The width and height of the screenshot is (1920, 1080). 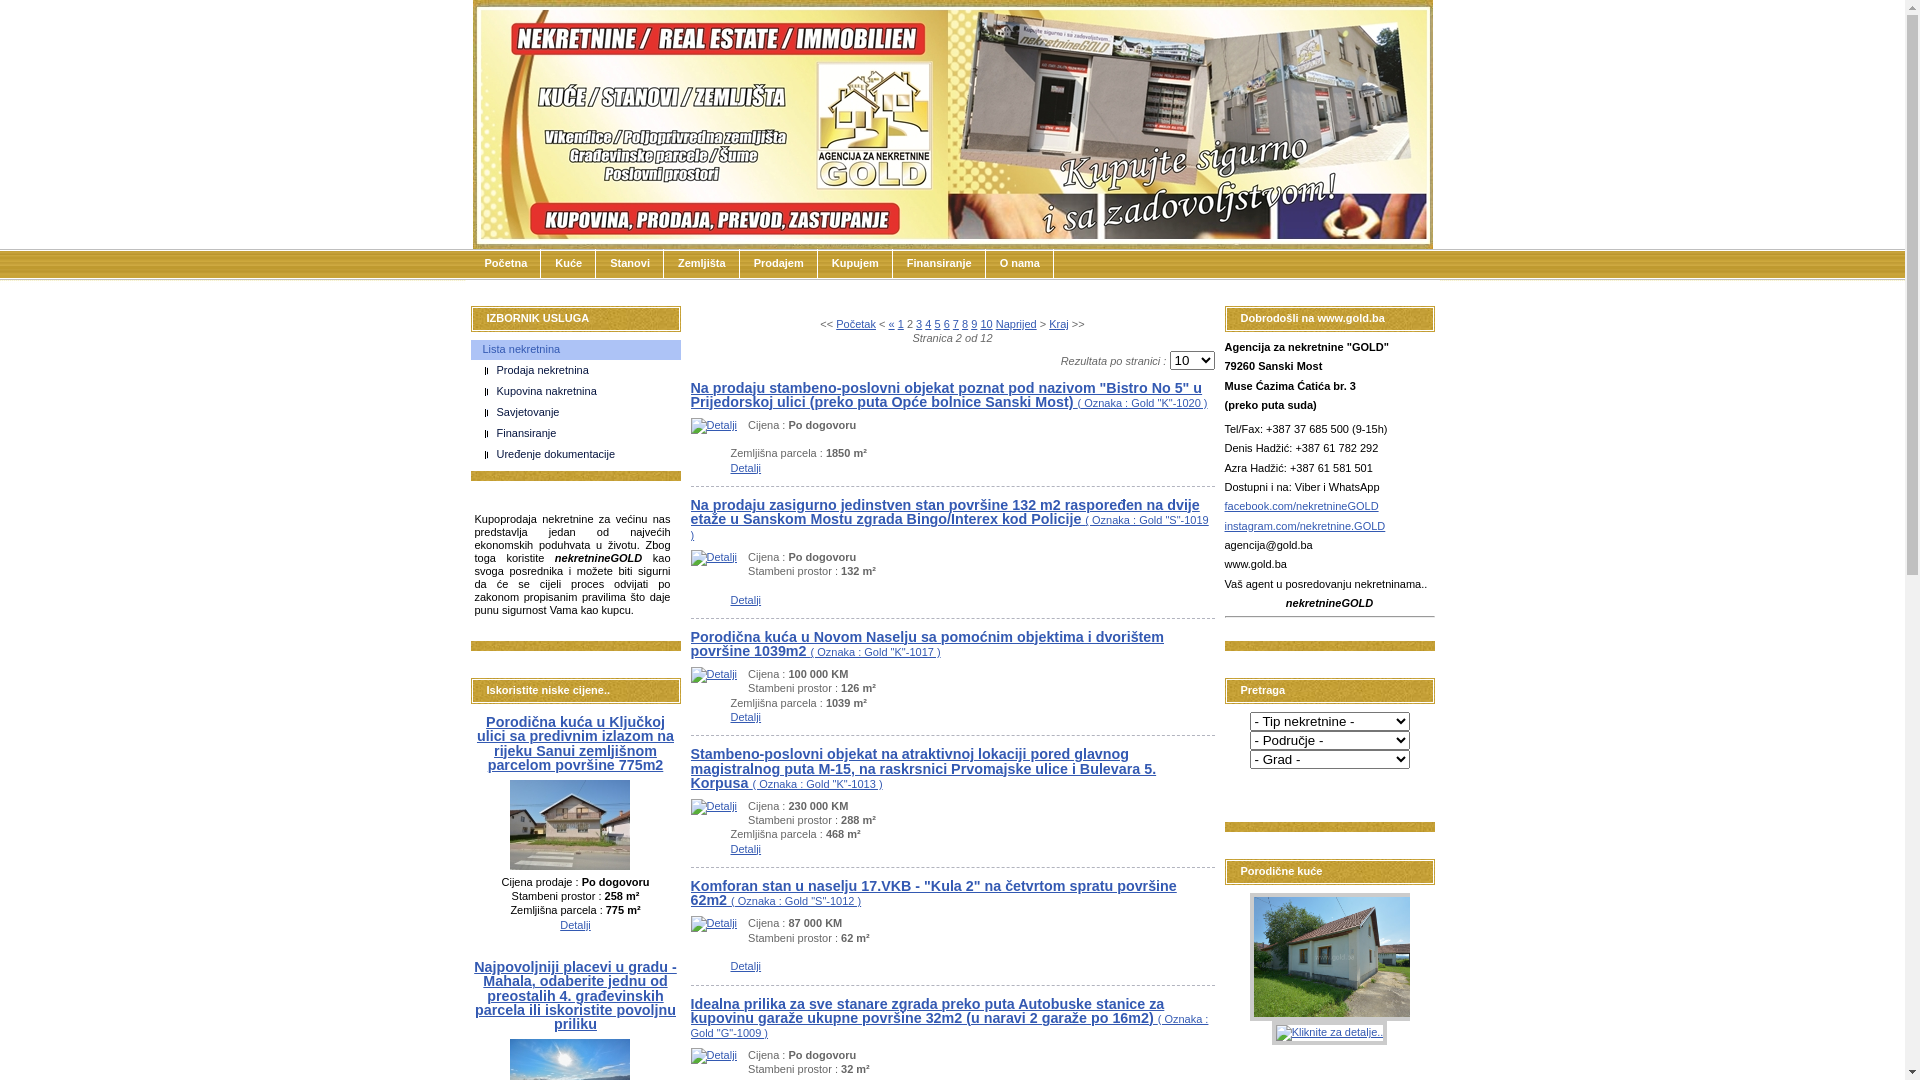 I want to click on 'Kraj', so click(x=1058, y=323).